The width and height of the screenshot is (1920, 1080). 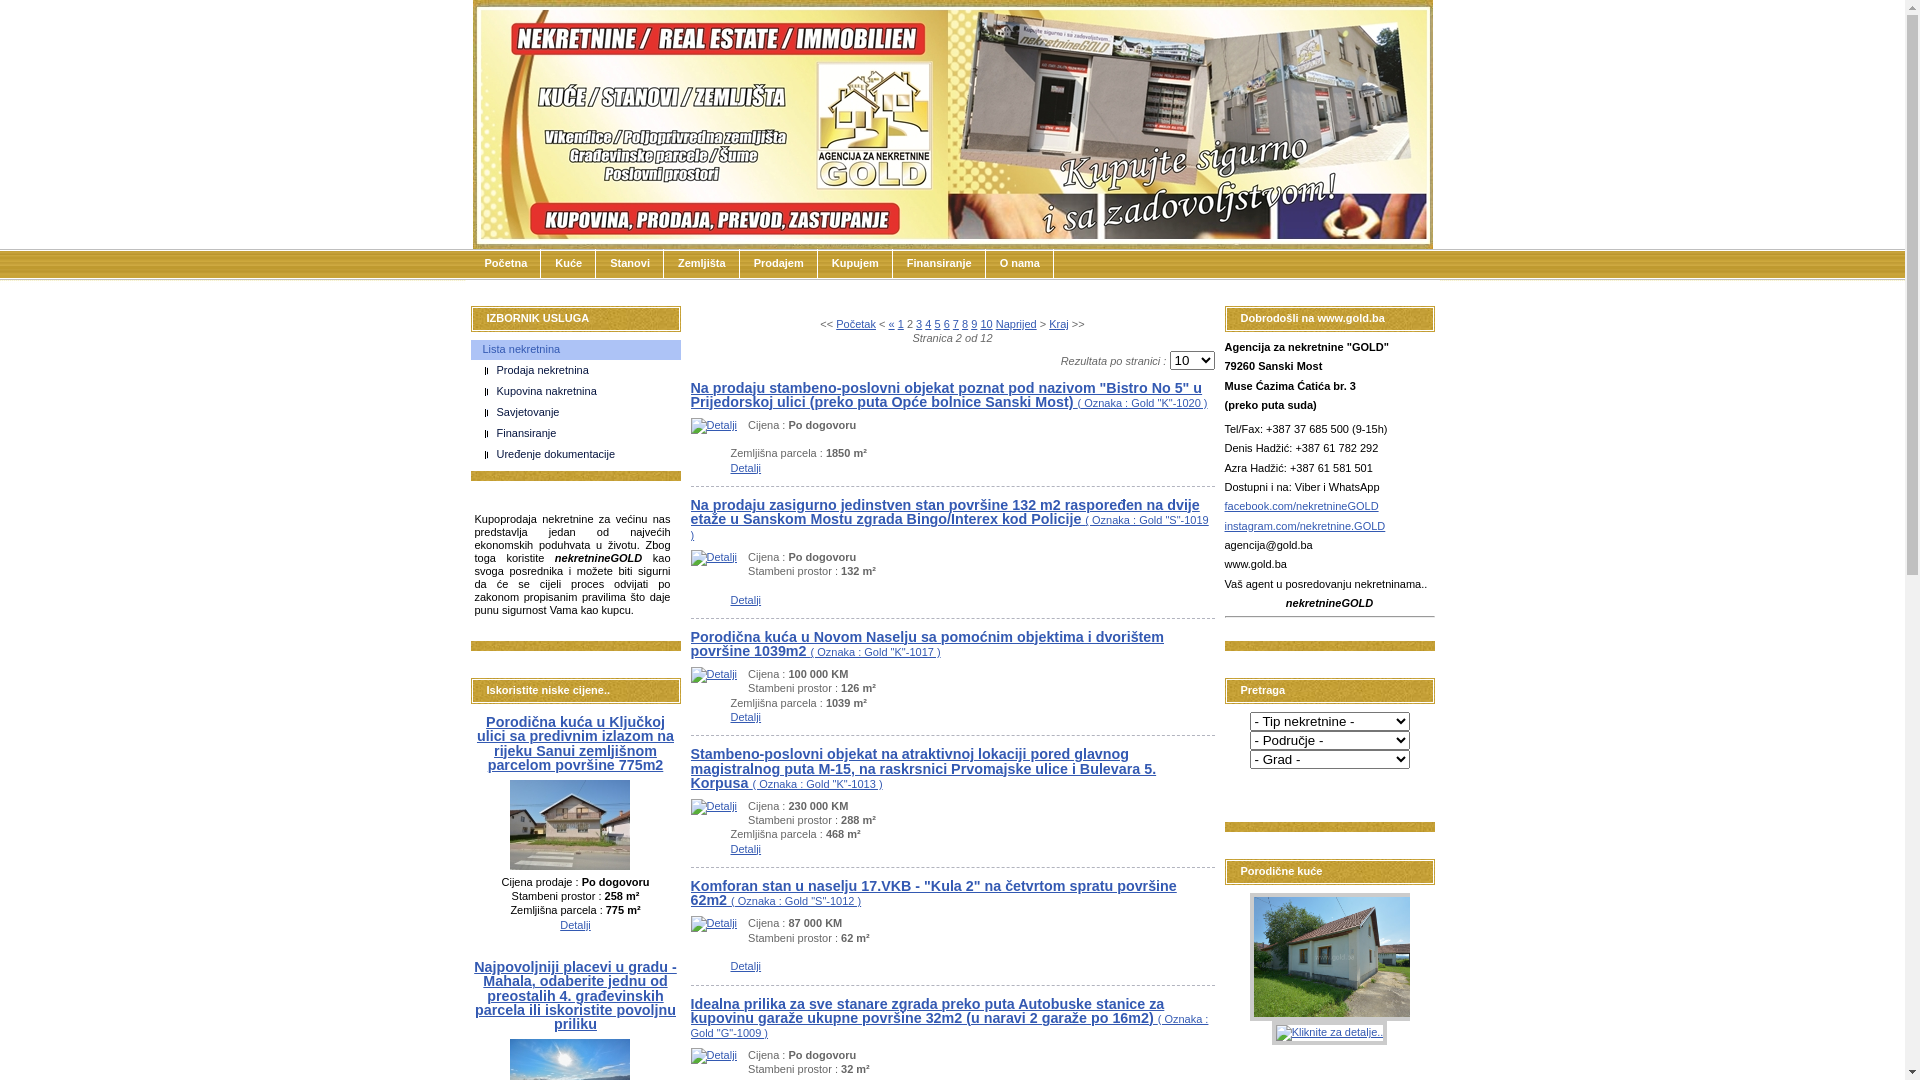 I want to click on 'Kraj', so click(x=1058, y=323).